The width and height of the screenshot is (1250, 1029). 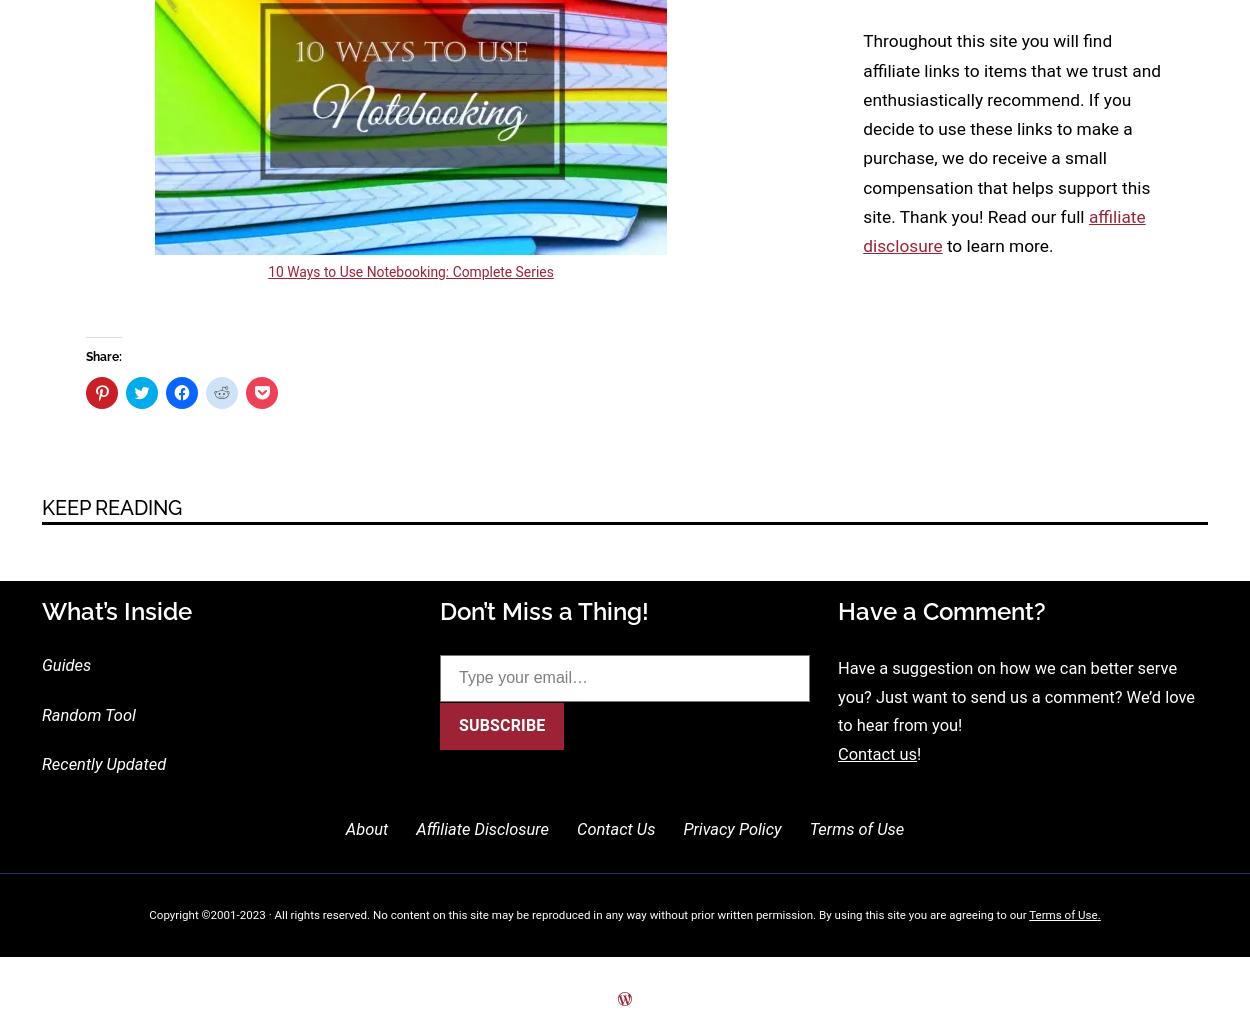 I want to click on 'Privacy Policy', so click(x=731, y=828).